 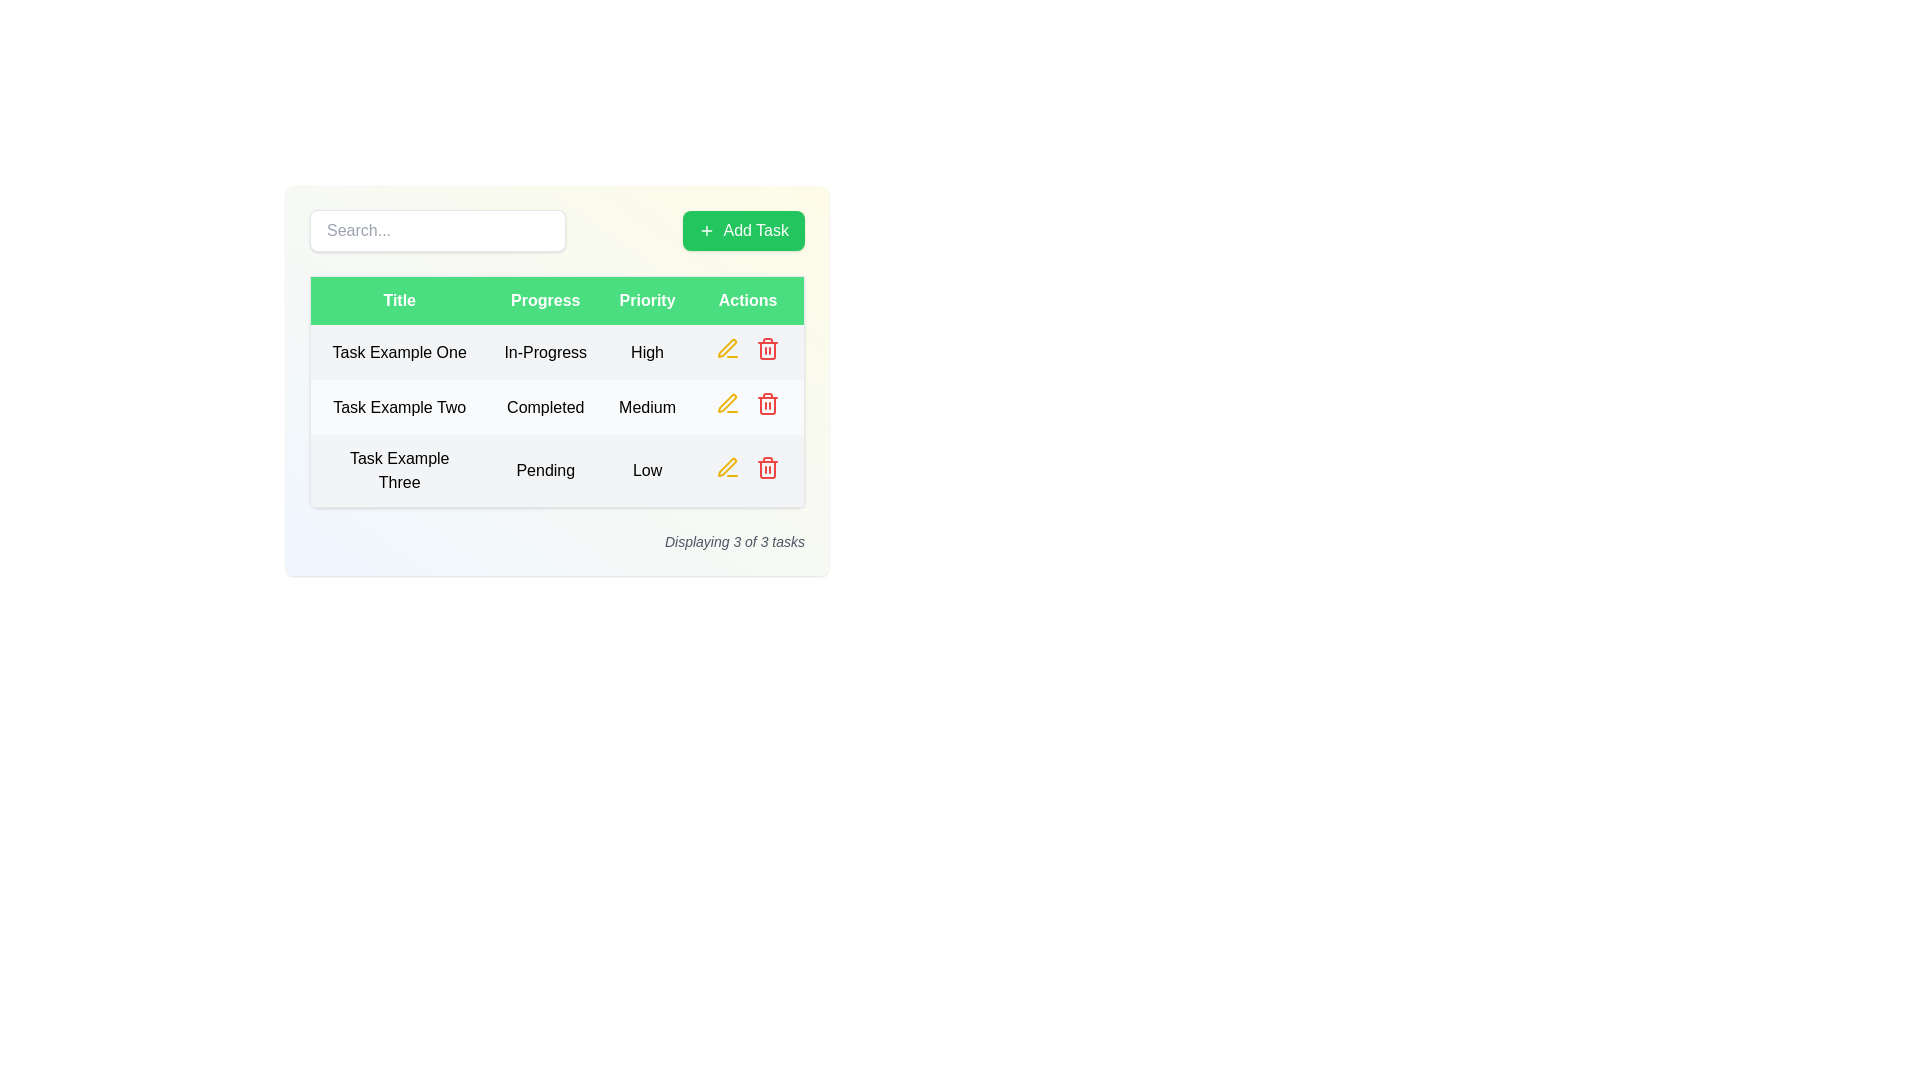 What do you see at coordinates (767, 347) in the screenshot?
I see `the delete button located in the 'Actions' column of the last row of the table` at bounding box center [767, 347].